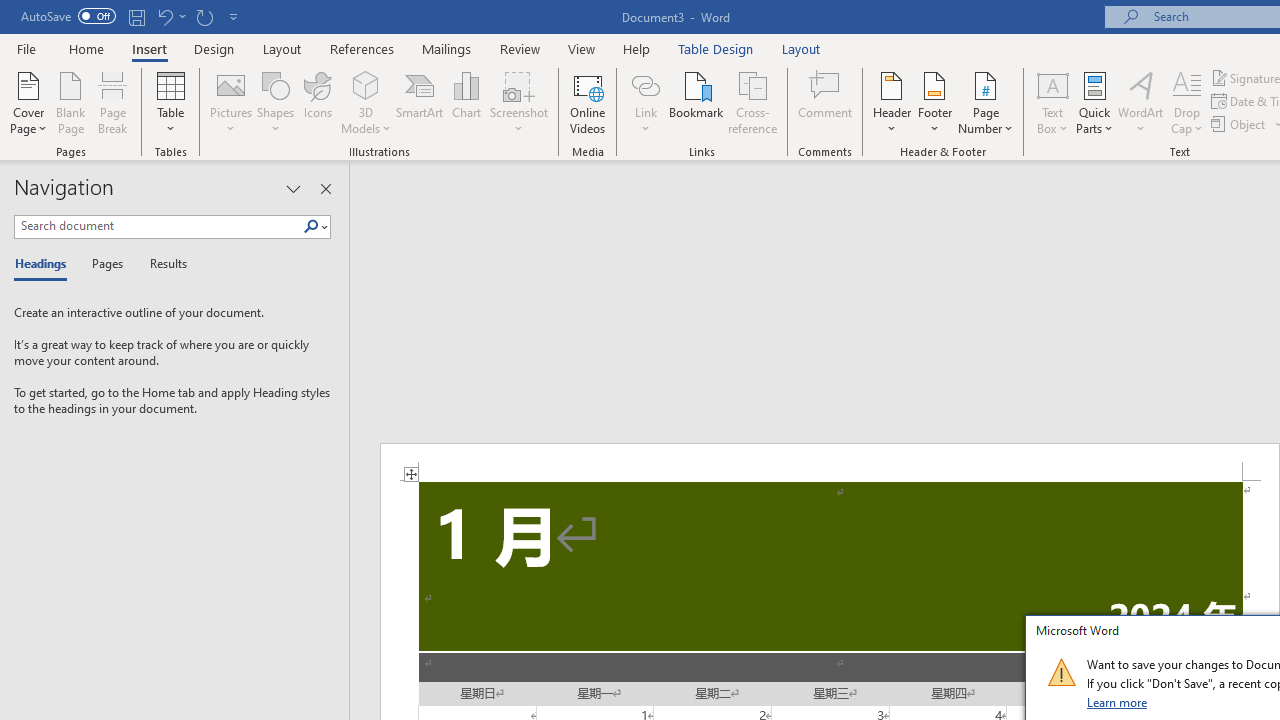 This screenshot has height=720, width=1280. Describe the element at coordinates (520, 48) in the screenshot. I see `'Review'` at that location.